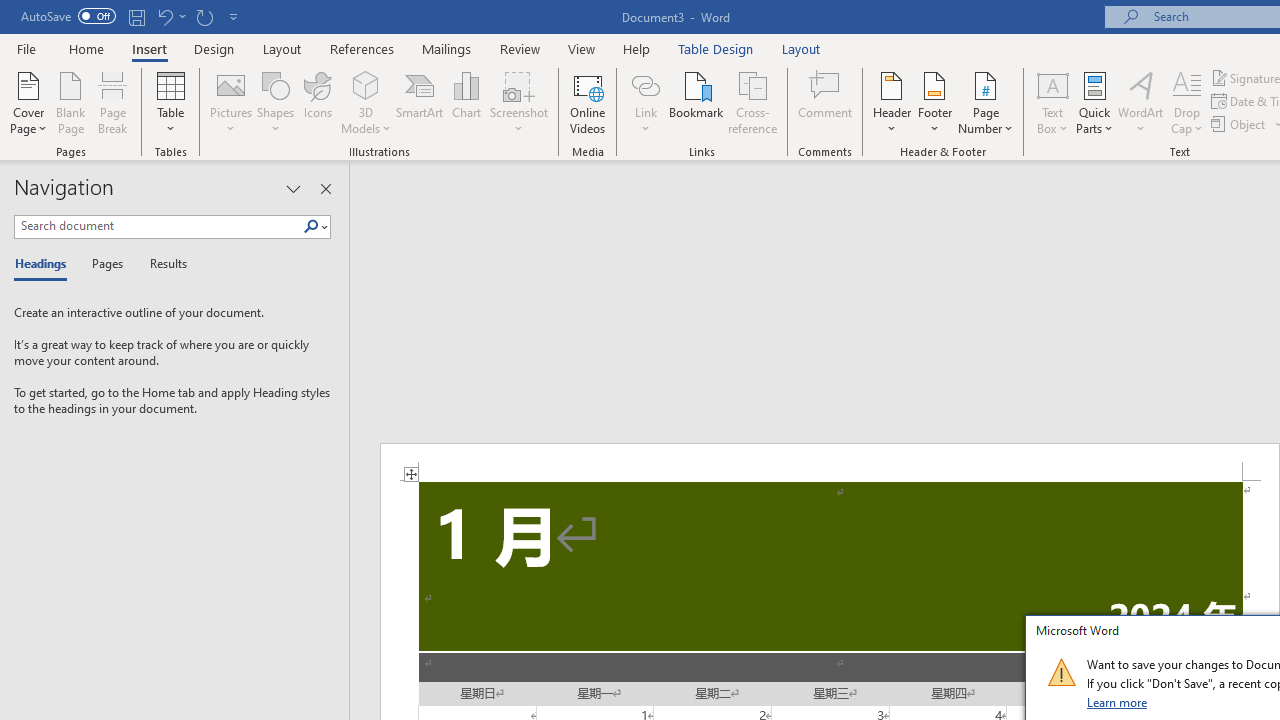 This screenshot has height=720, width=1280. Describe the element at coordinates (520, 48) in the screenshot. I see `'Review'` at that location.